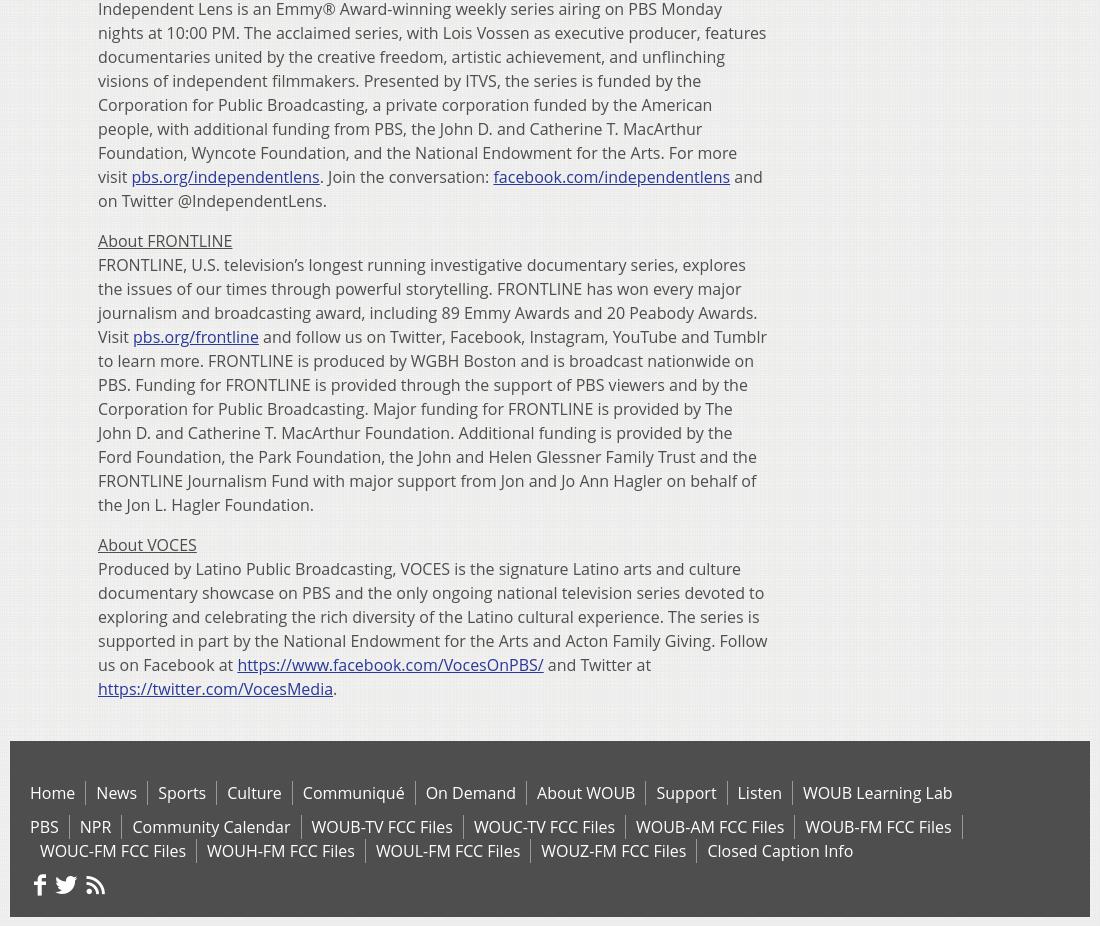  Describe the element at coordinates (426, 300) in the screenshot. I see `'FRONTLINE, U.S. television’s longest running investigative documentary series, explores the issues of our times through powerful storytelling. FRONTLINE has won every major journalism and broadcasting award, including 89 Emmy Awards and 20 Peabody Awards. Visit'` at that location.